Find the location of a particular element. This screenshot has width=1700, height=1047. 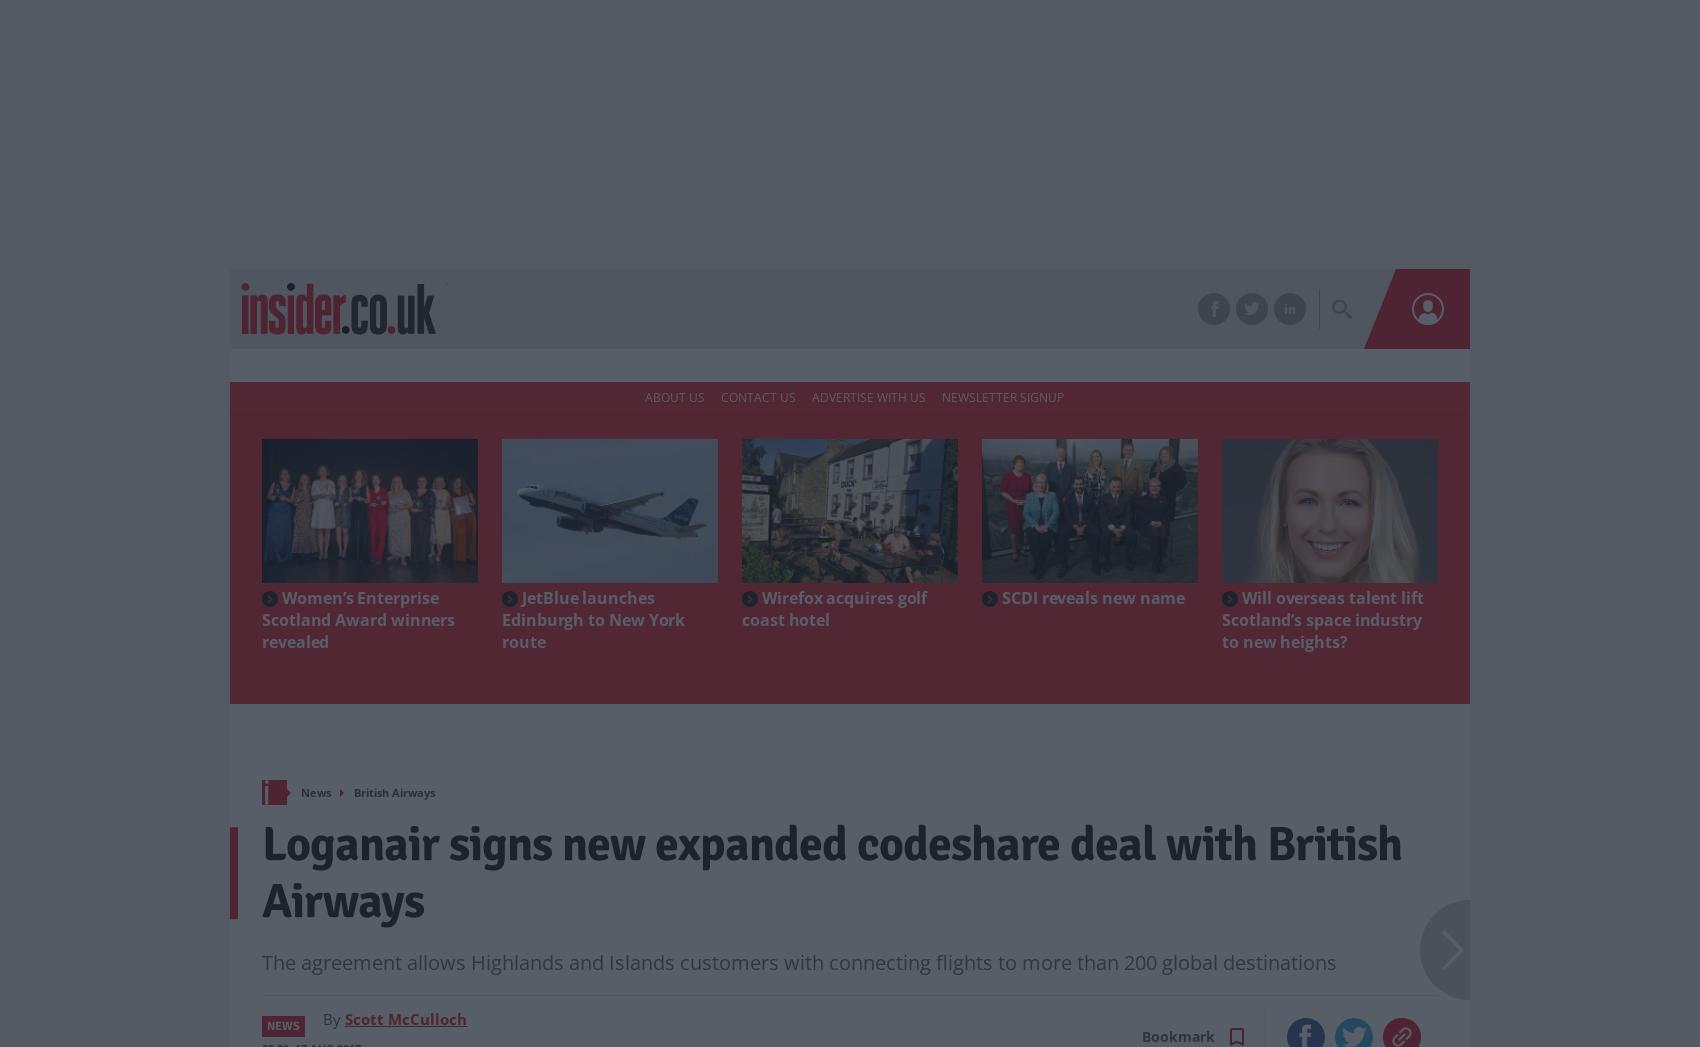

'Wirefox acquires golf coast hotel' is located at coordinates (833, 606).